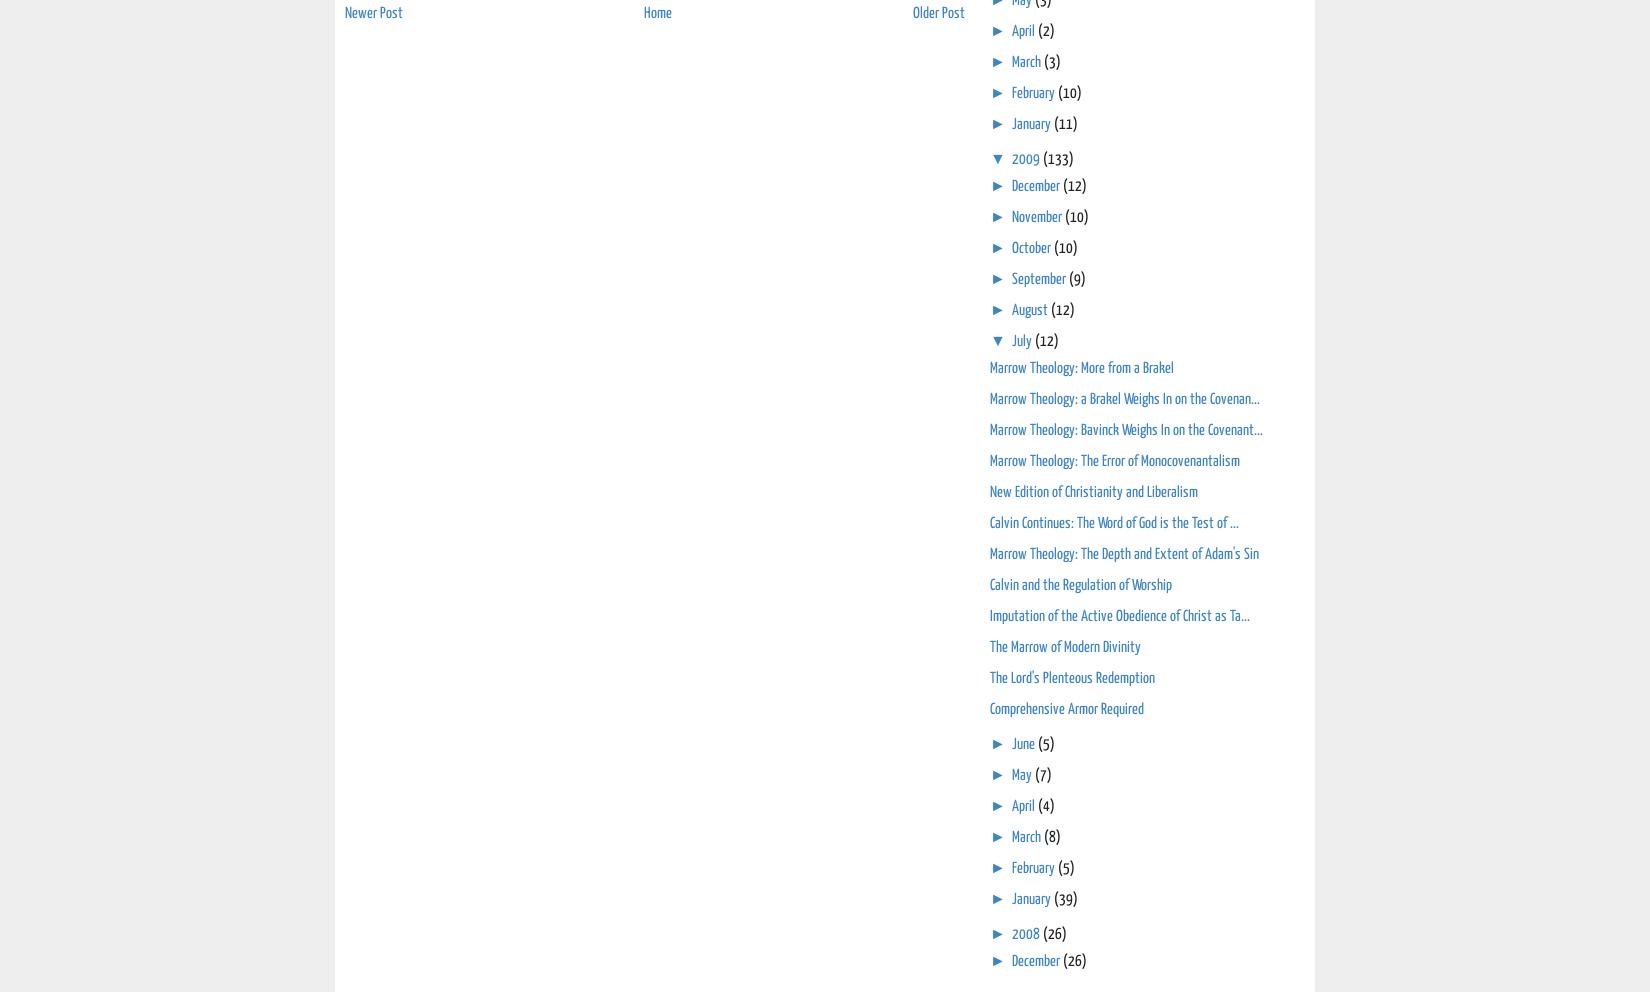  Describe the element at coordinates (939, 12) in the screenshot. I see `'Older Post'` at that location.